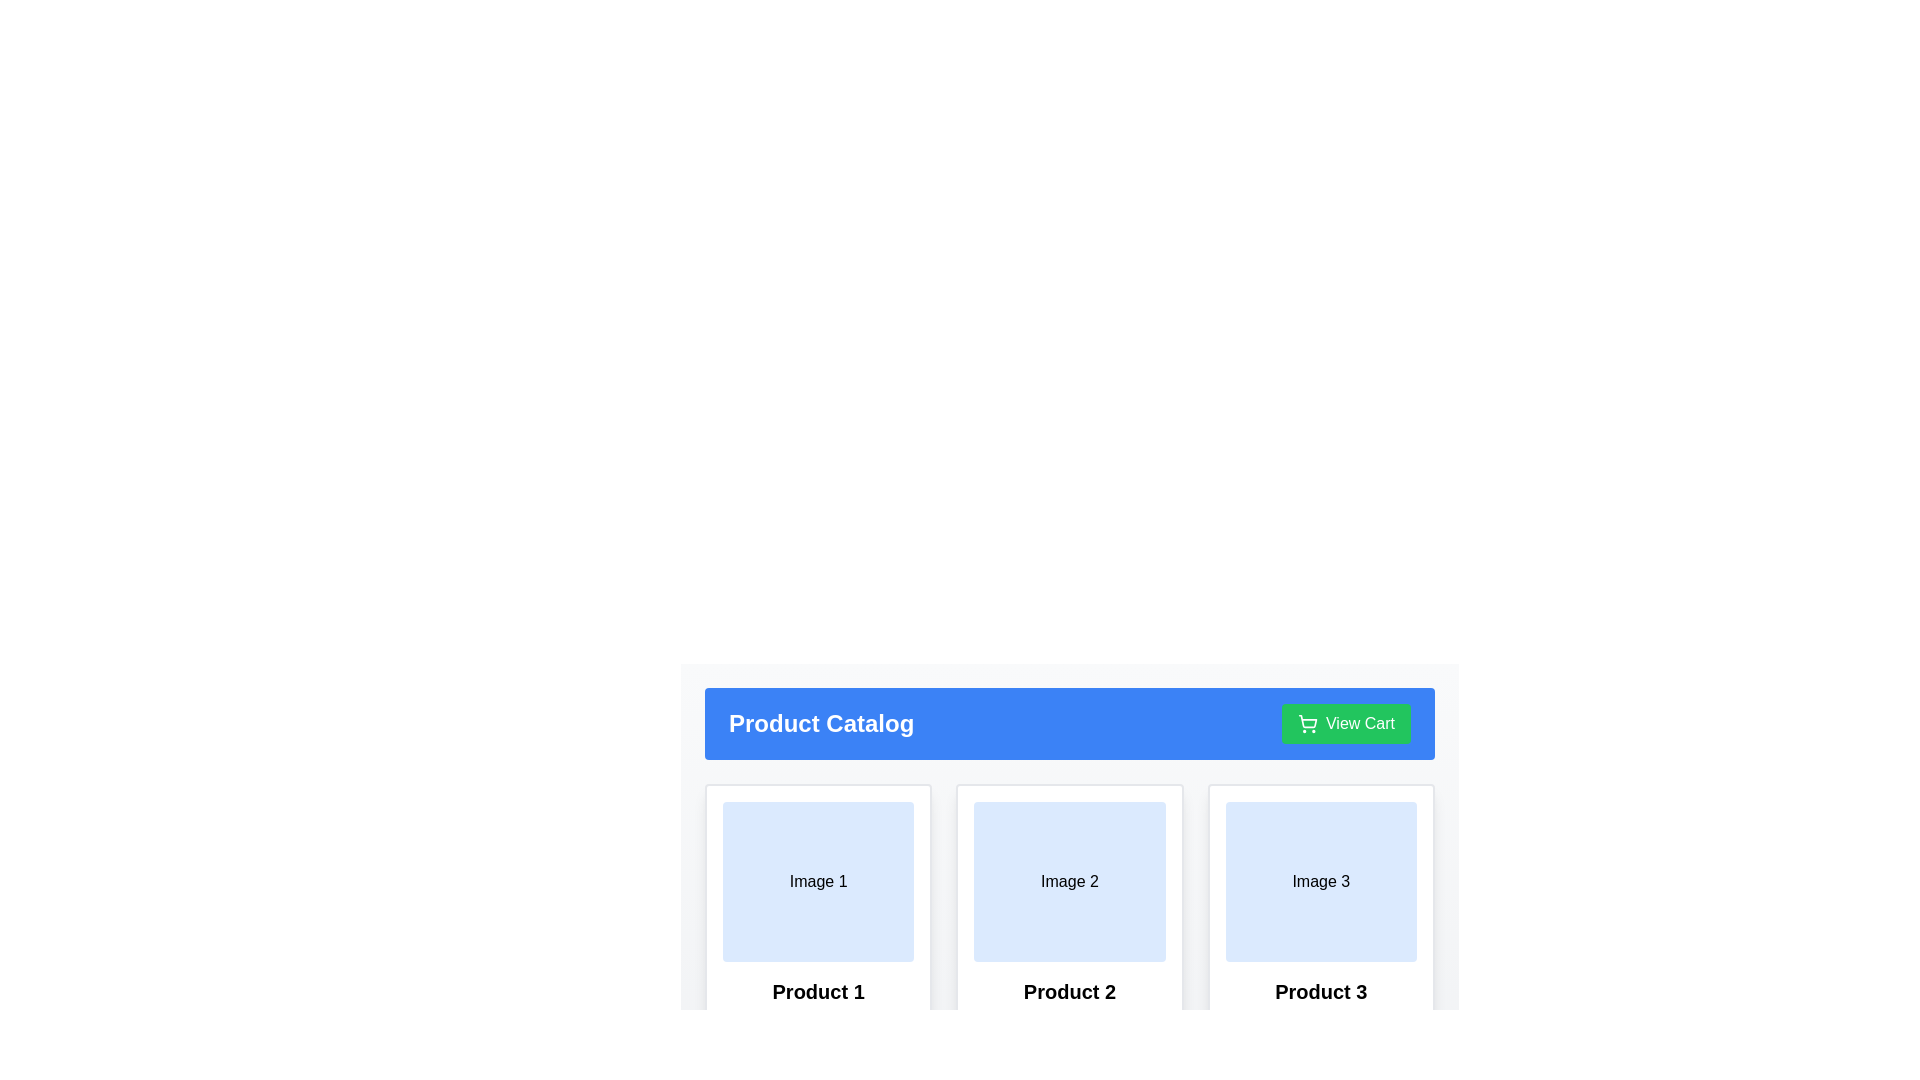 The image size is (1920, 1080). I want to click on the Image placeholder with a light blue background and centered black text saying 'Image 1', so click(818, 881).